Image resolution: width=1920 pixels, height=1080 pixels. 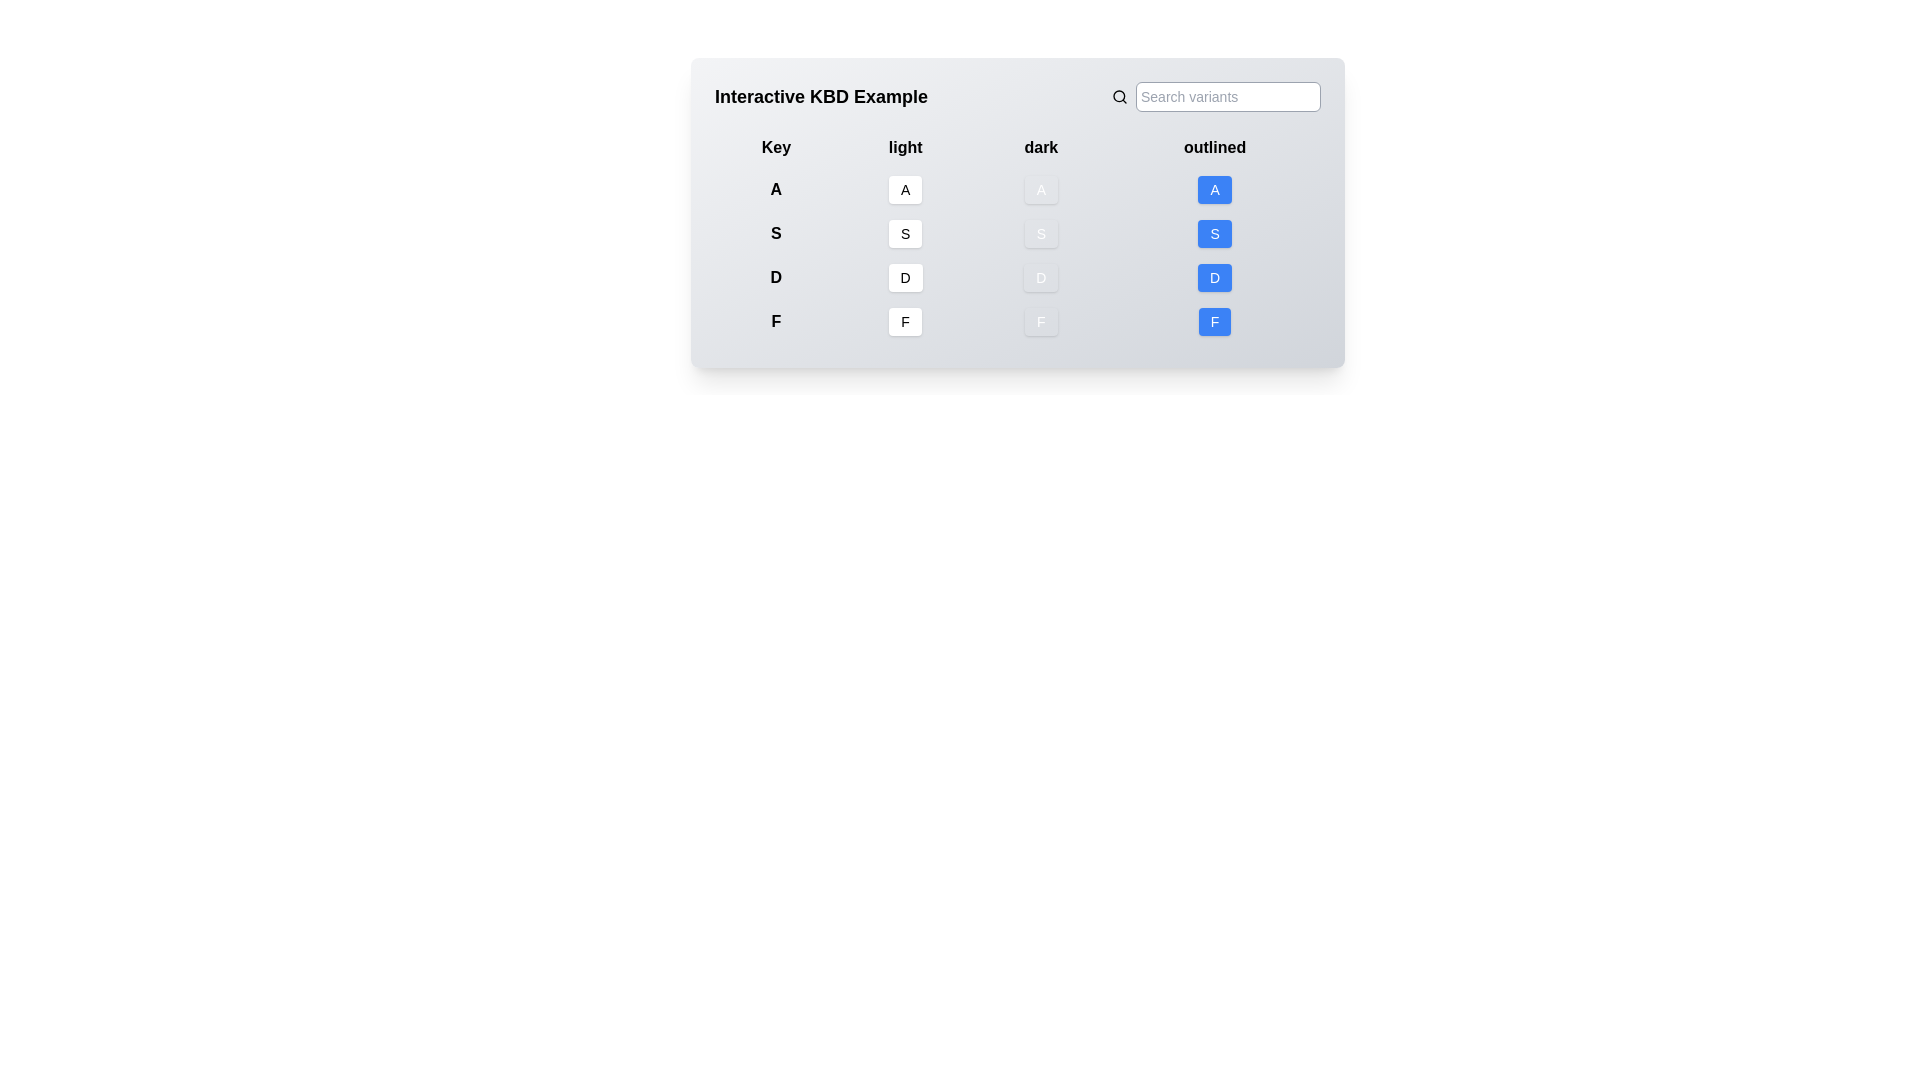 What do you see at coordinates (1118, 96) in the screenshot?
I see `the magnifying glass icon located to the immediate left of the 'Search variants' text input field` at bounding box center [1118, 96].